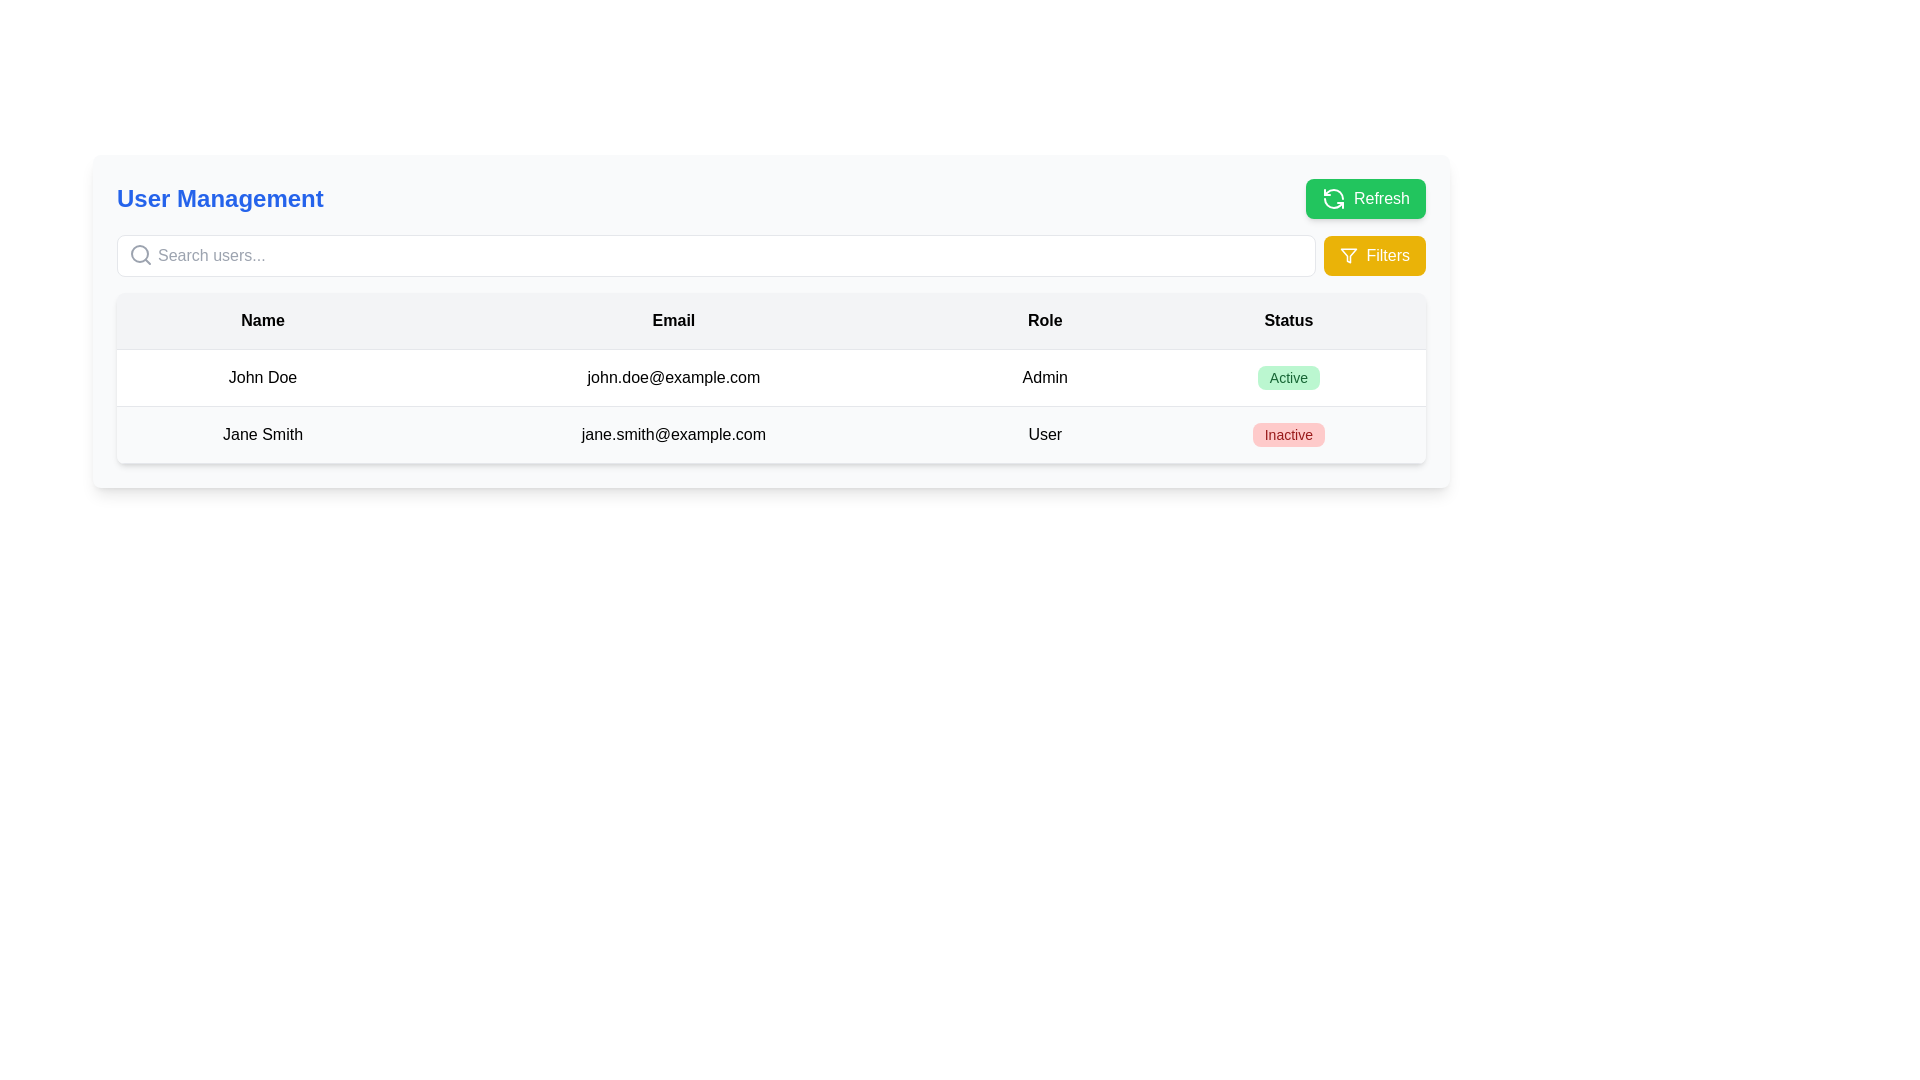  I want to click on the refresh icon located within the green rectangular button labeled 'Refresh' at the top-right corner of the interface, so click(1334, 199).